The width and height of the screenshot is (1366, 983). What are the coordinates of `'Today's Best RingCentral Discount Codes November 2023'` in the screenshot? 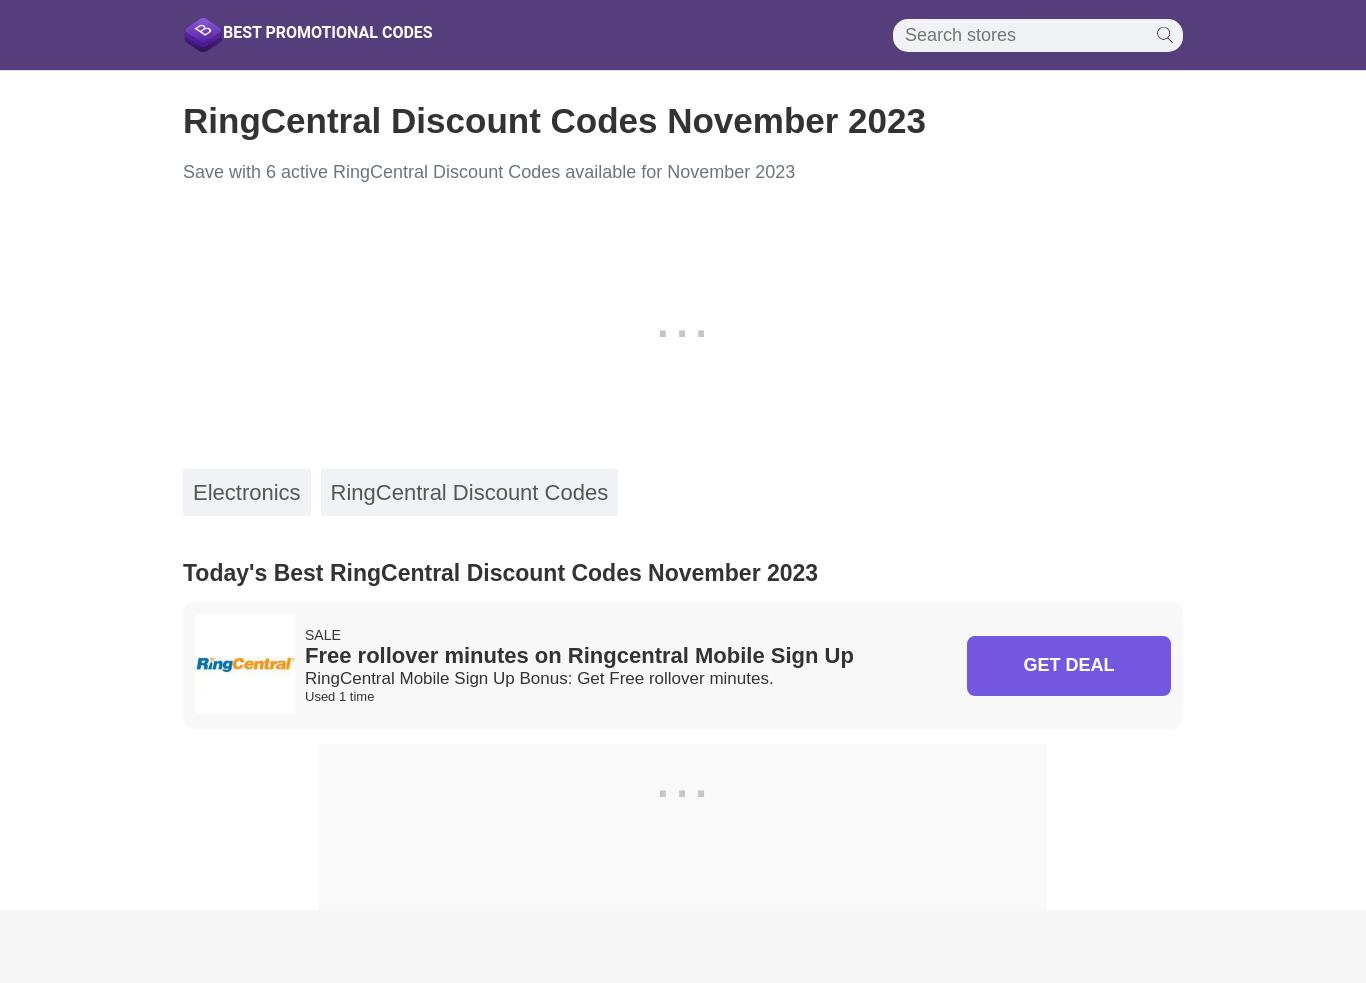 It's located at (500, 572).